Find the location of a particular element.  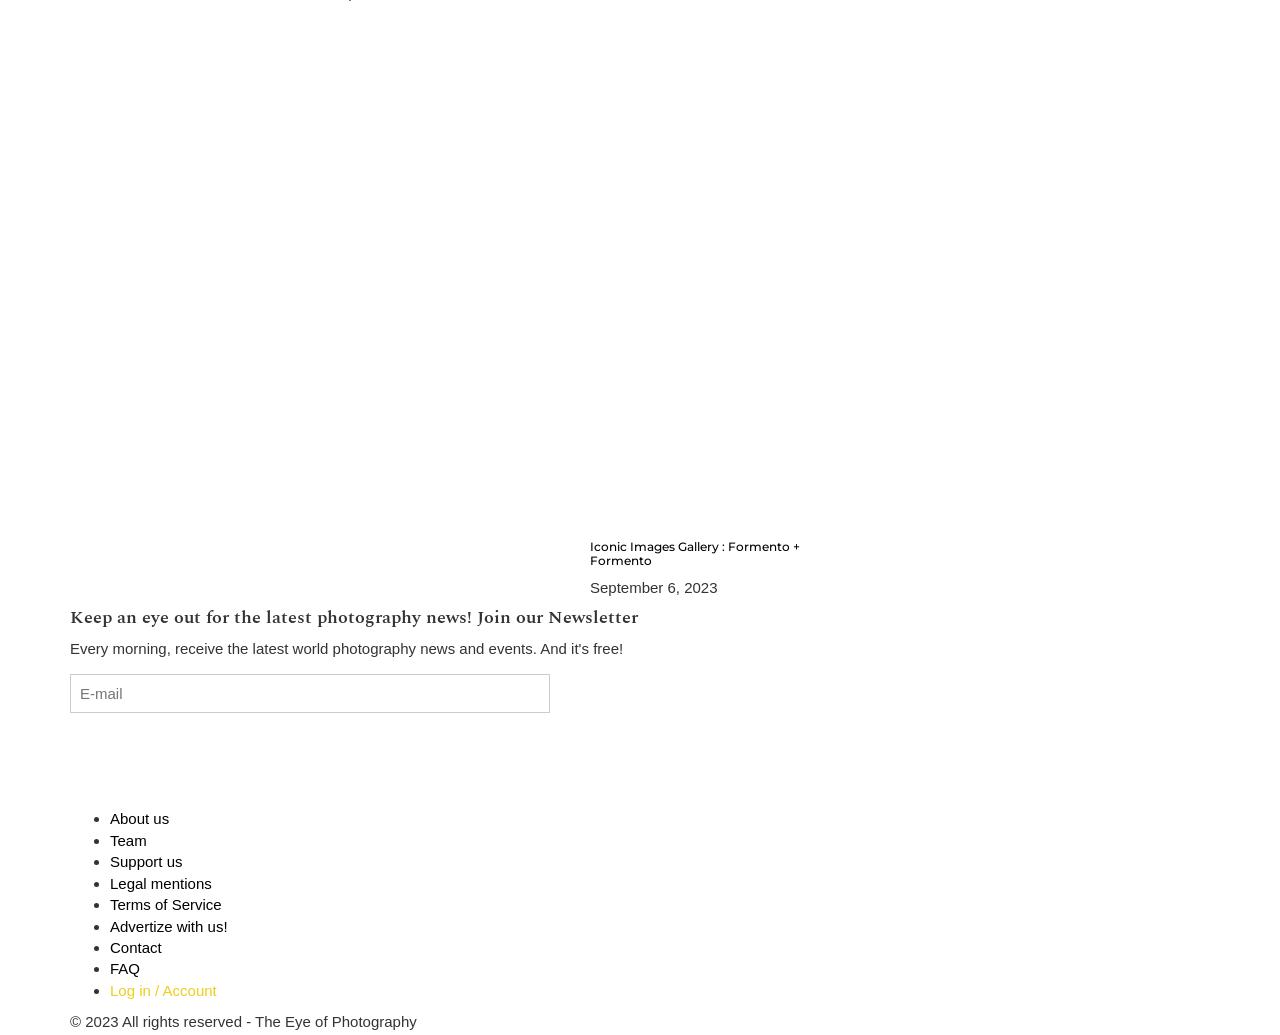

'September 6, 2023' is located at coordinates (653, 585).